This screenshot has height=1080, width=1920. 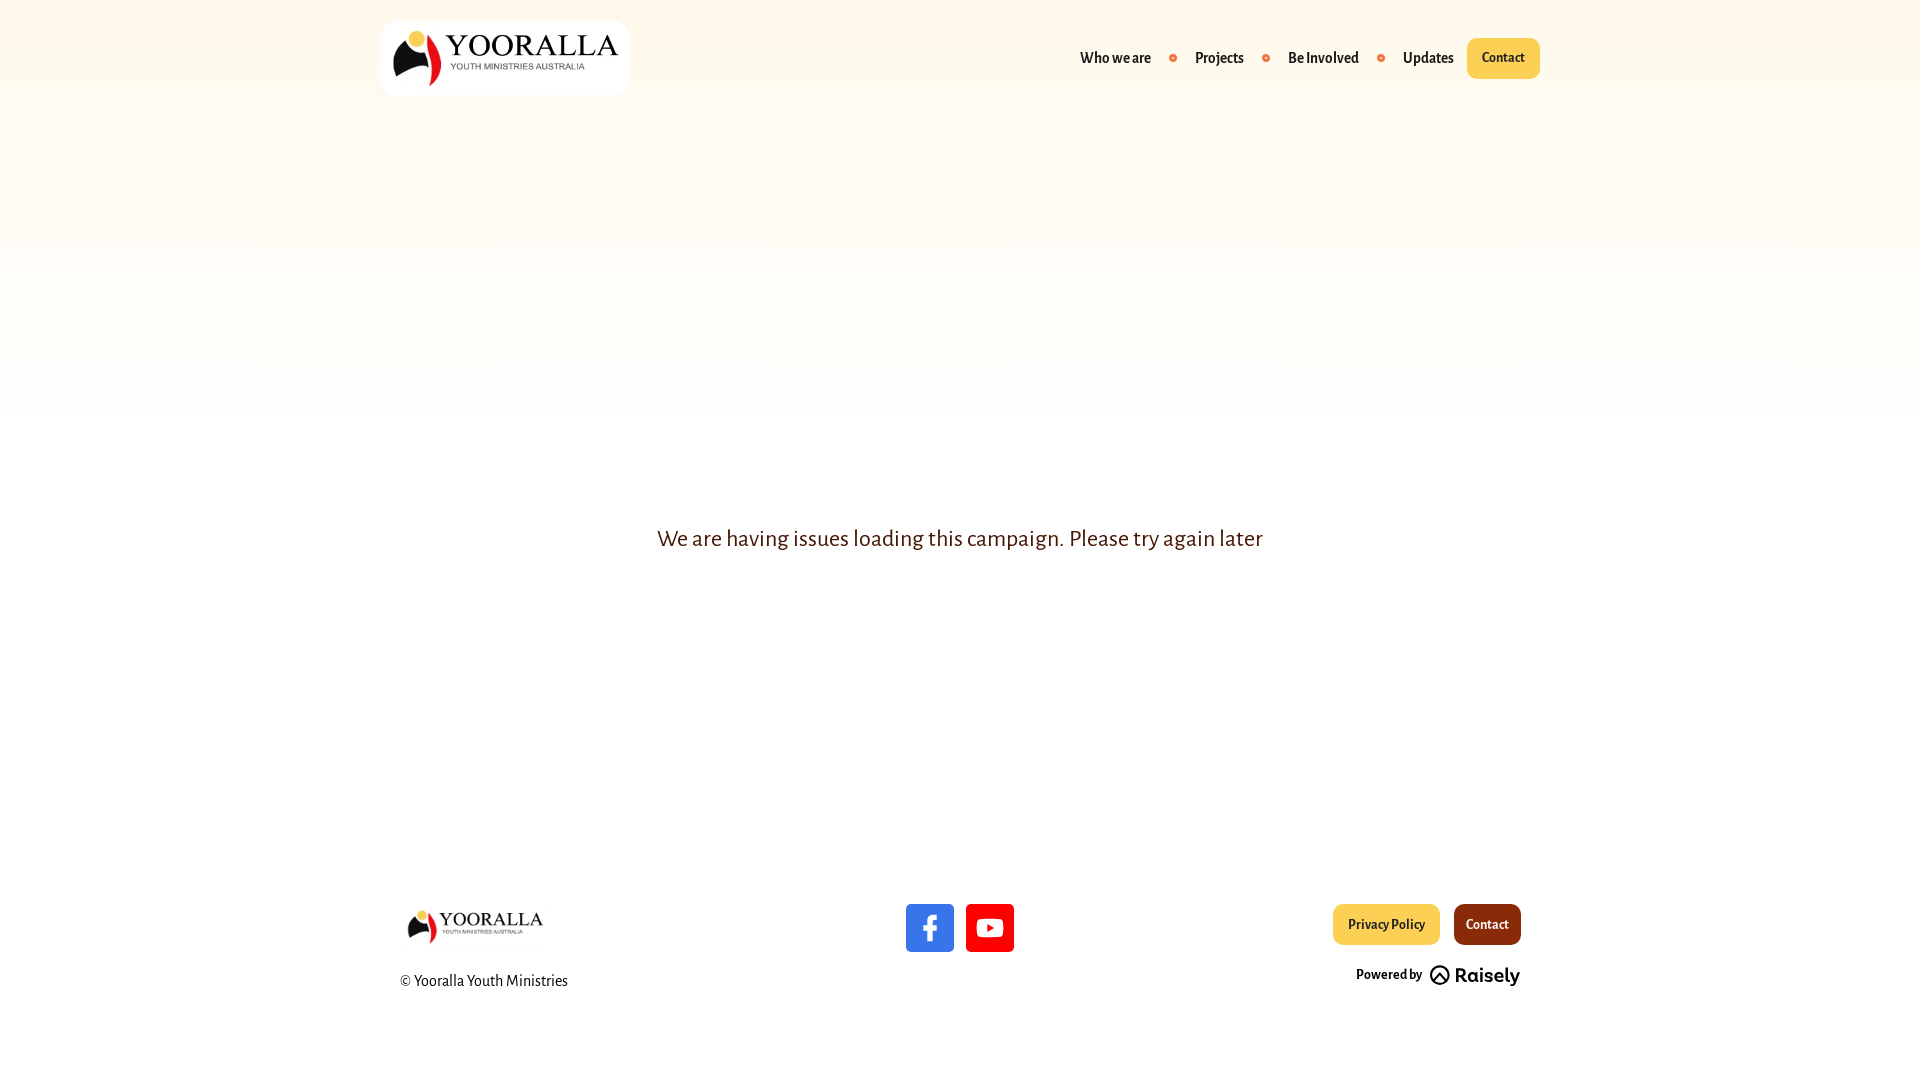 What do you see at coordinates (1067, 57) in the screenshot?
I see `'Who we are'` at bounding box center [1067, 57].